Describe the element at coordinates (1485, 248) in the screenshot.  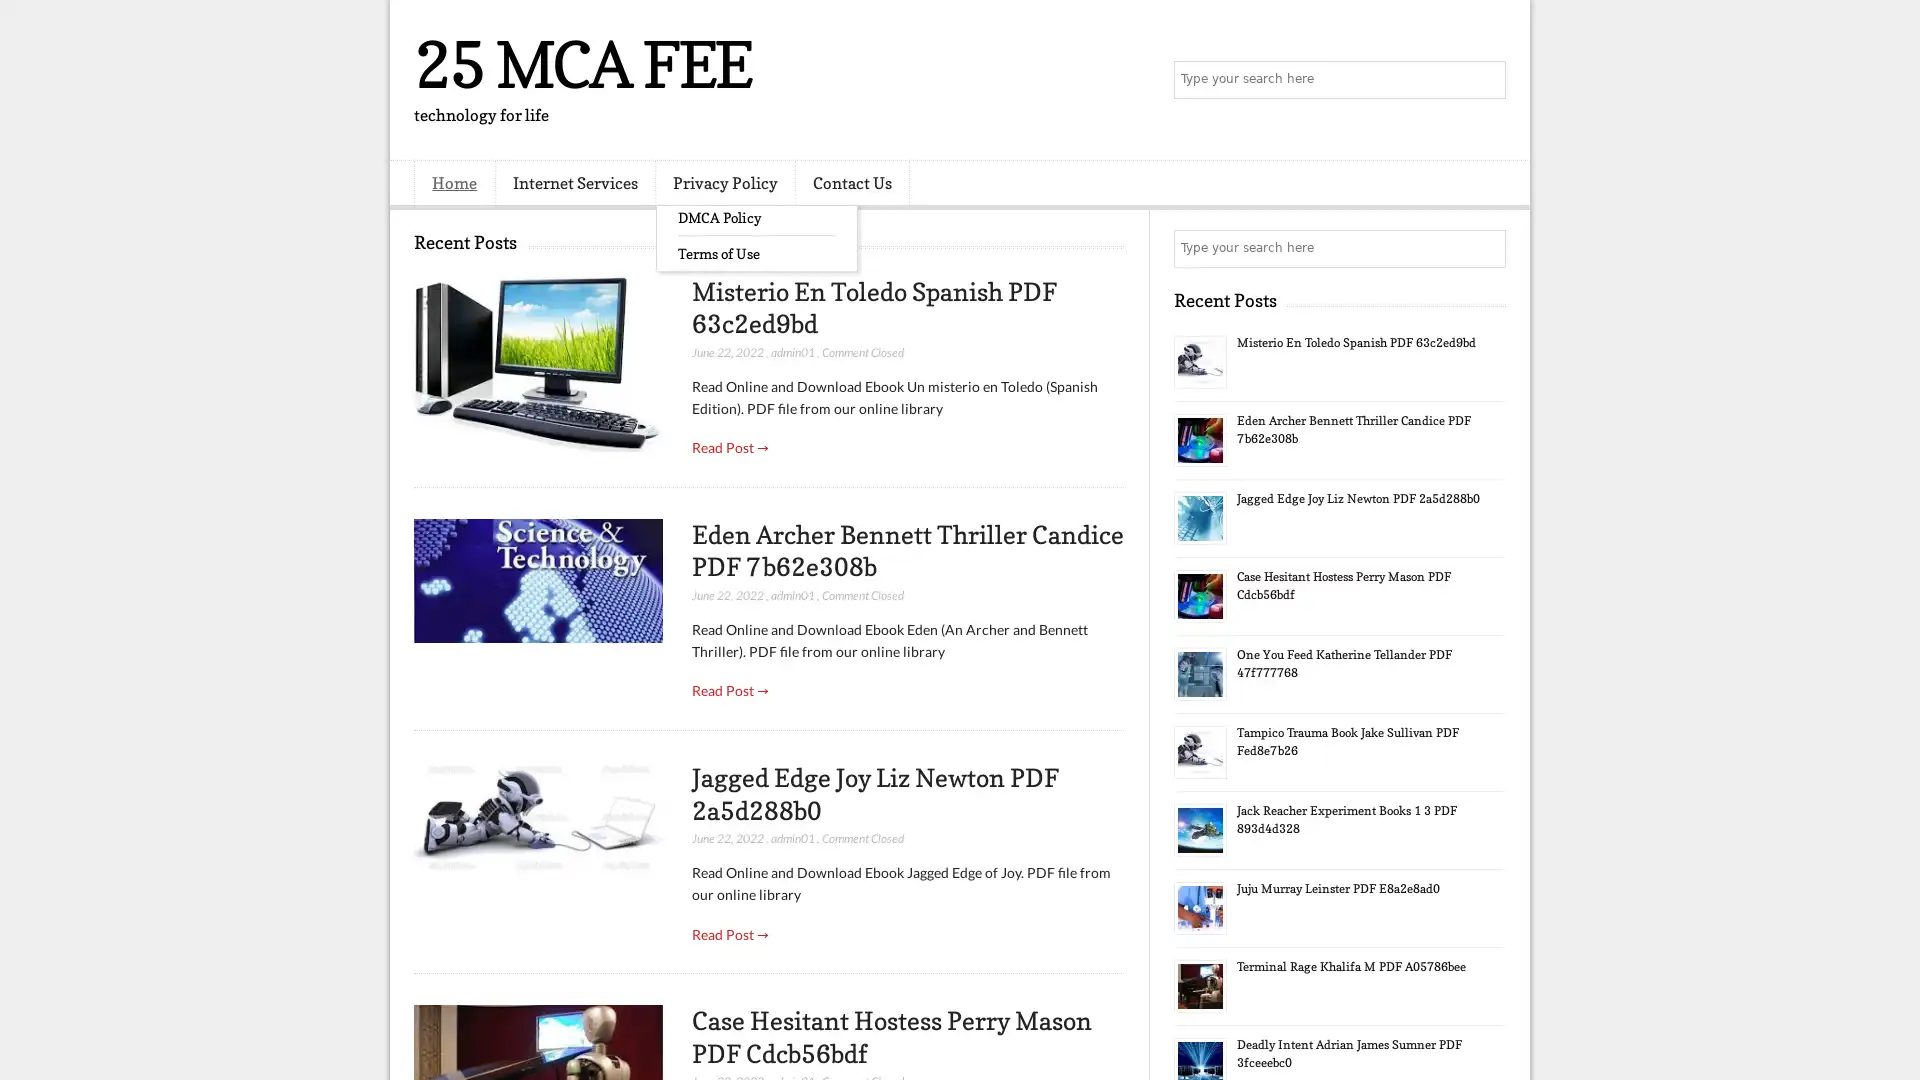
I see `Search` at that location.